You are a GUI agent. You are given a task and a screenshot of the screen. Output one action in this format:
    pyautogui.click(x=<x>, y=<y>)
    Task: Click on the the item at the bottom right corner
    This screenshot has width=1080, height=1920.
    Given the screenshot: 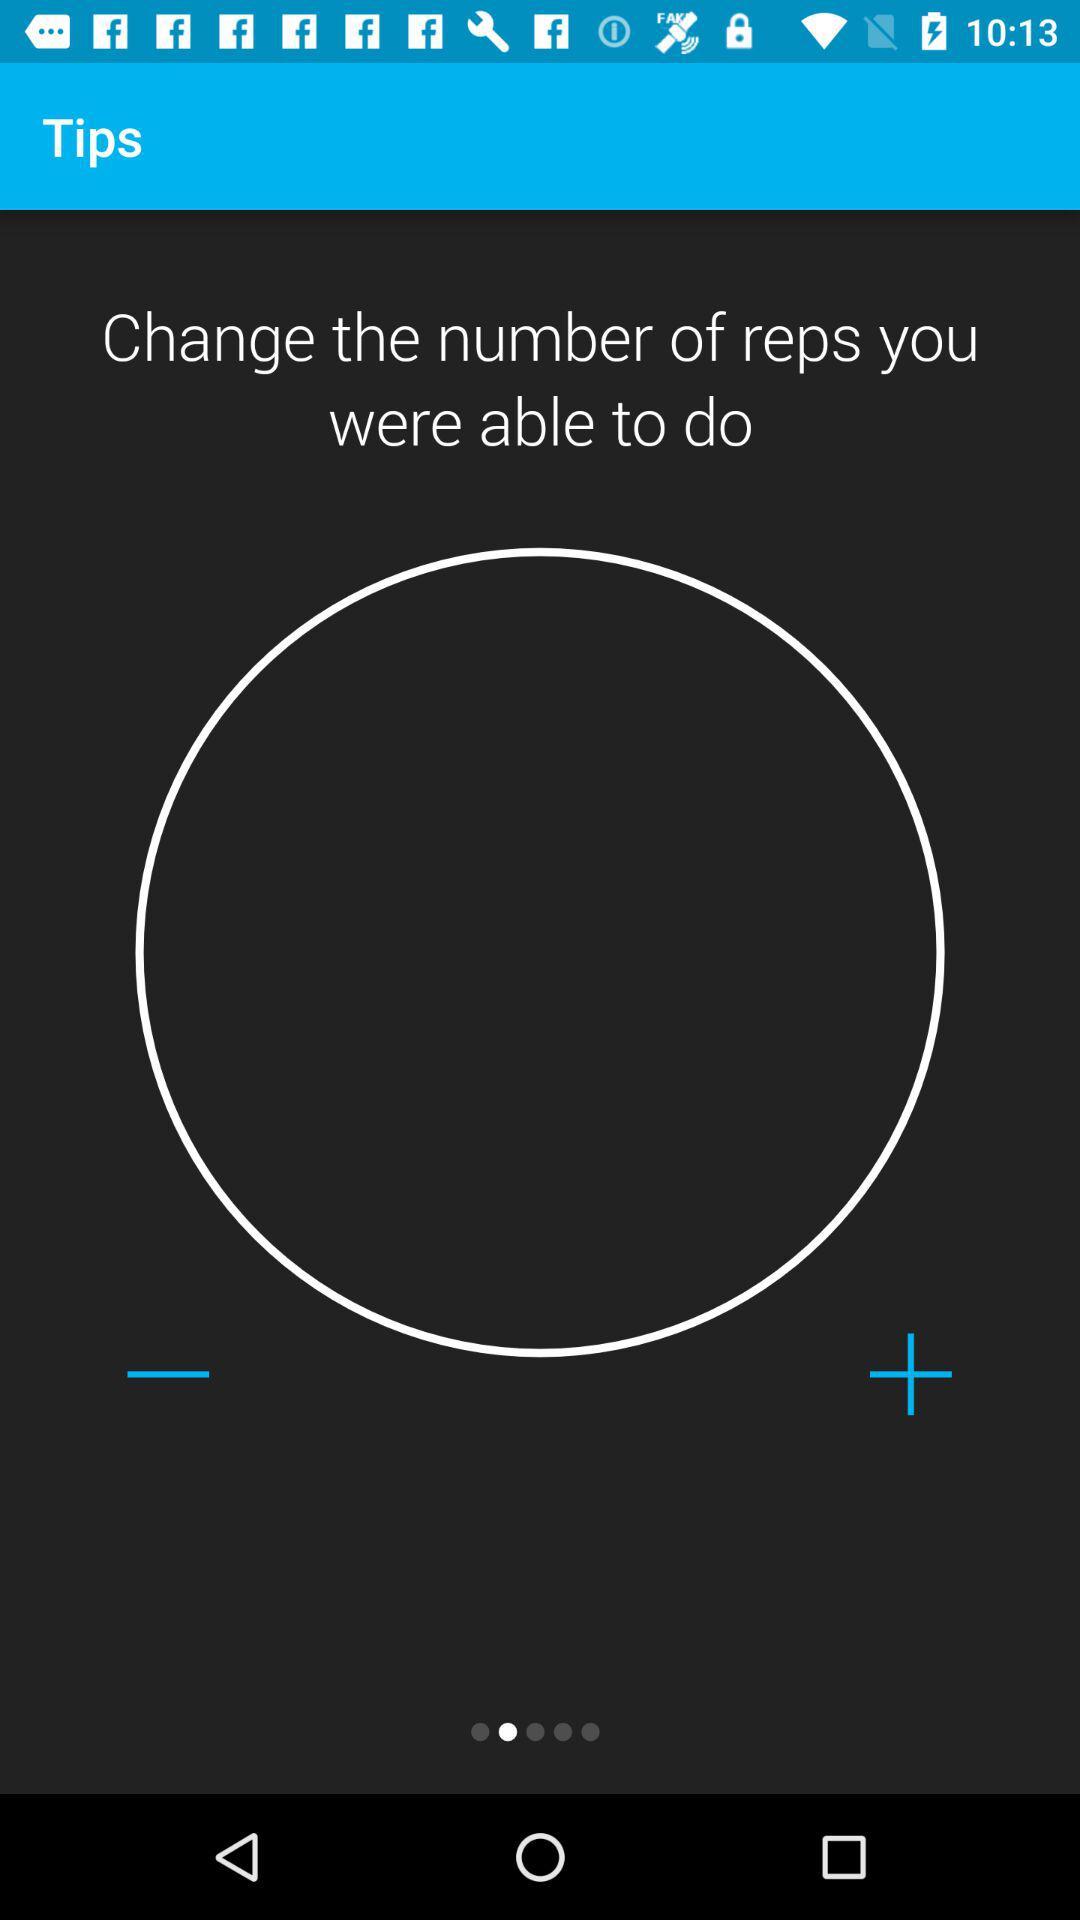 What is the action you would take?
    pyautogui.click(x=910, y=1373)
    